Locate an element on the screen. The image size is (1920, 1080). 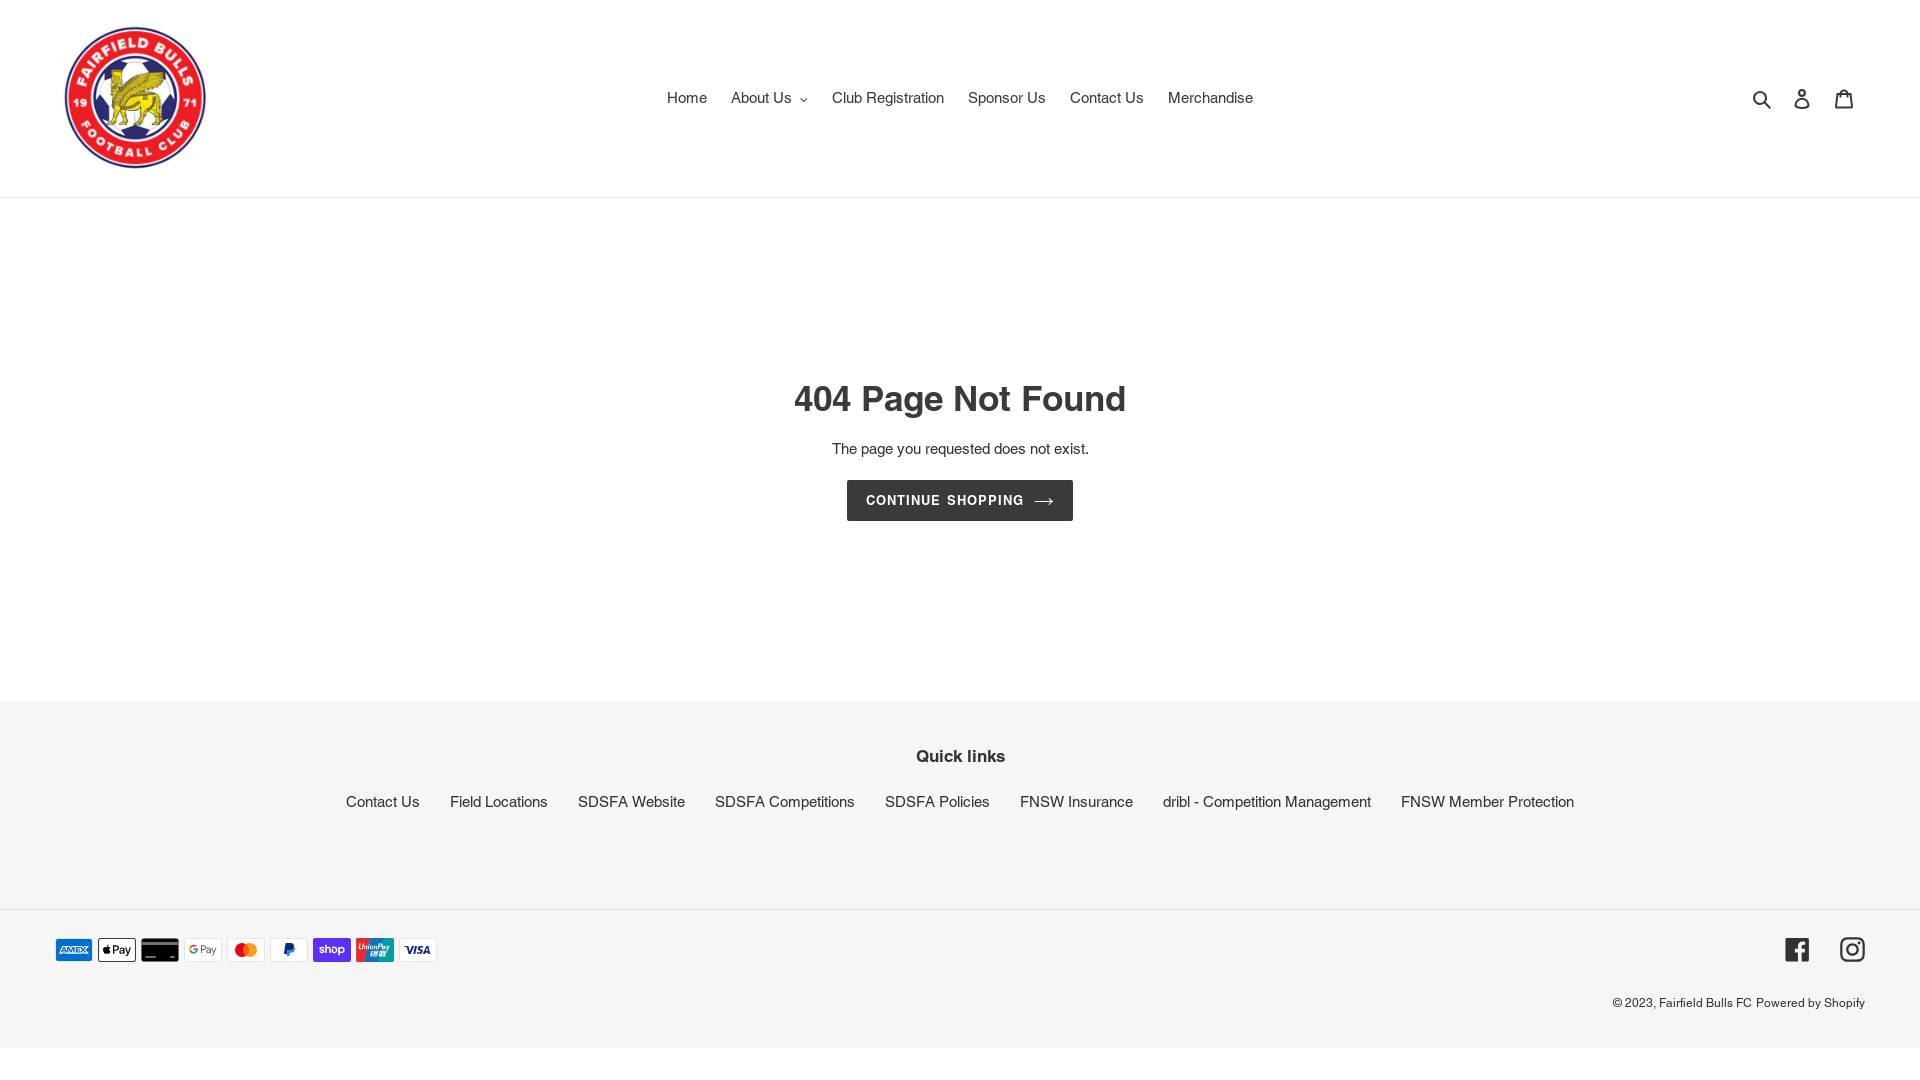
'About Us' is located at coordinates (768, 98).